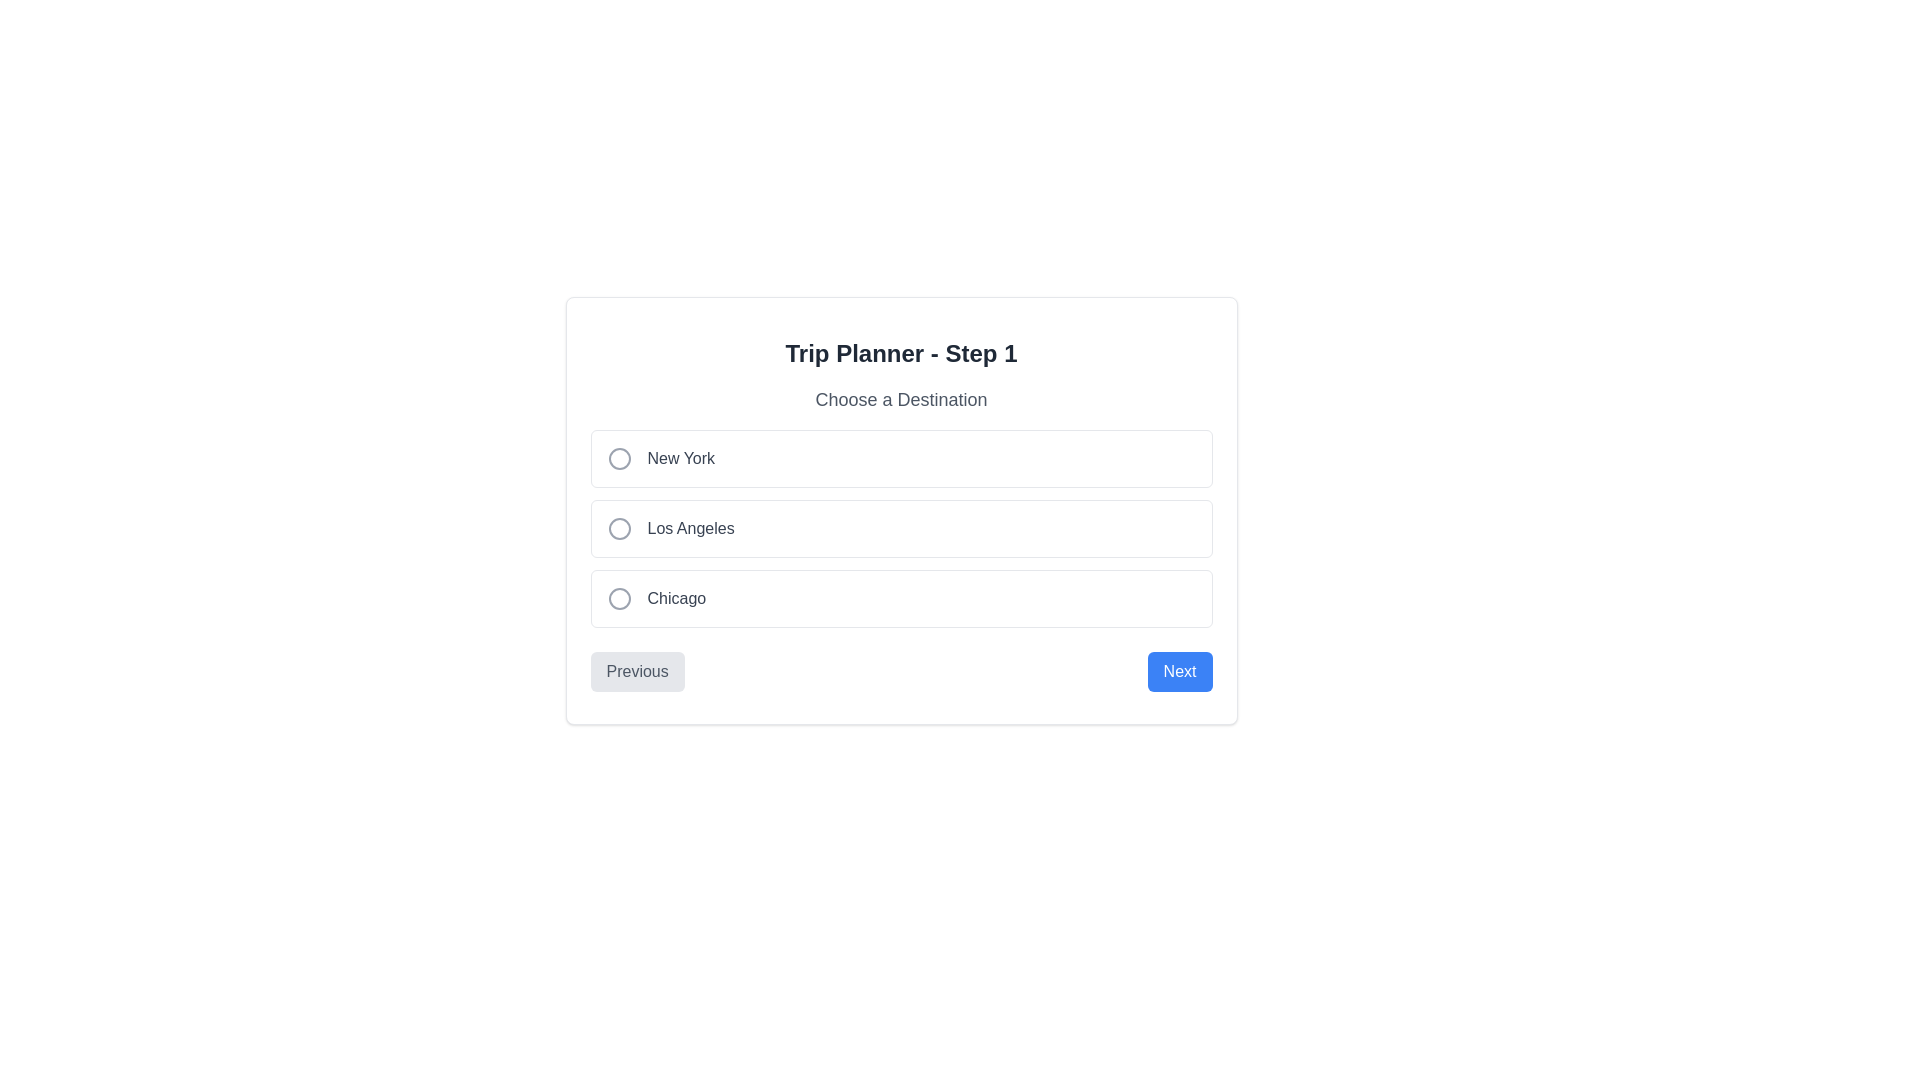 The width and height of the screenshot is (1920, 1080). I want to click on the radio button representing the 'Chicago' option, so click(618, 597).